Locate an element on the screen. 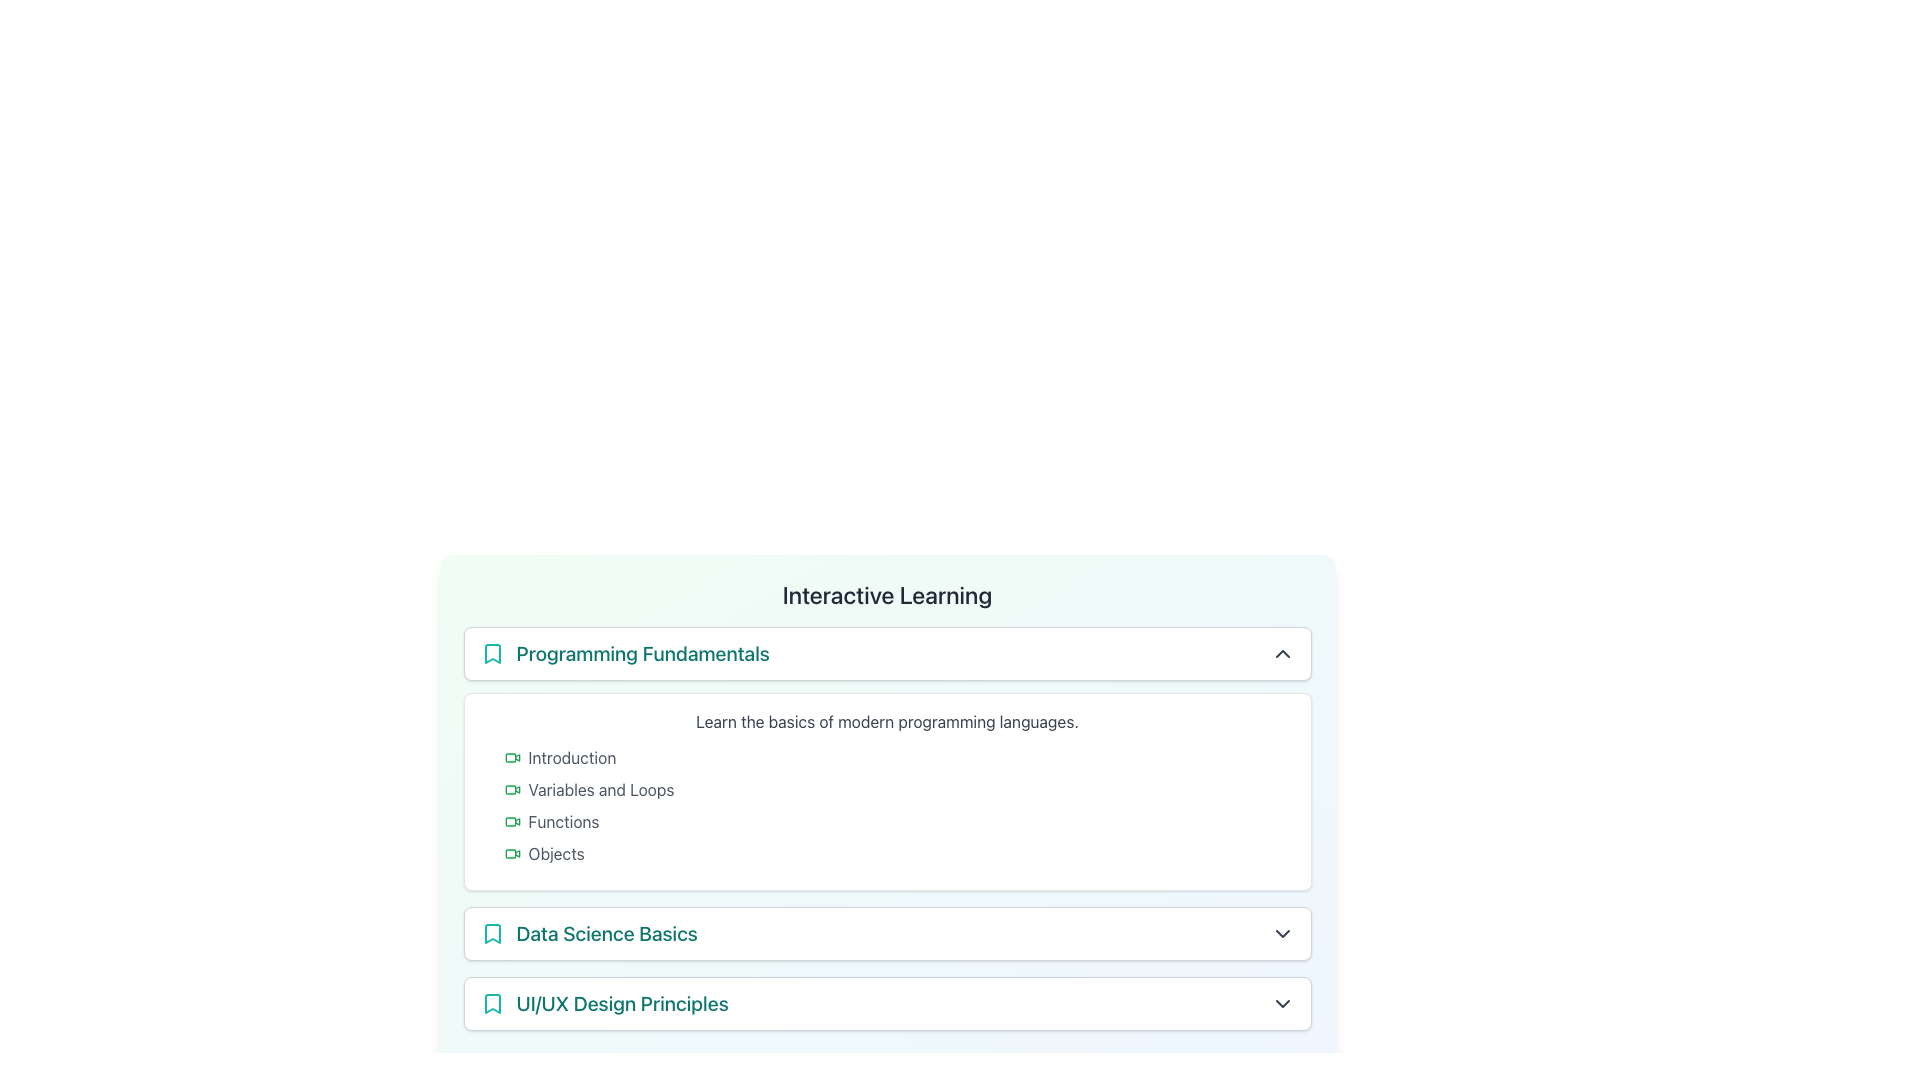  the teal bookmark icon adjacent to the 'Data Science Basics' text label in the 'Programming Fundamentals' section is located at coordinates (588, 933).